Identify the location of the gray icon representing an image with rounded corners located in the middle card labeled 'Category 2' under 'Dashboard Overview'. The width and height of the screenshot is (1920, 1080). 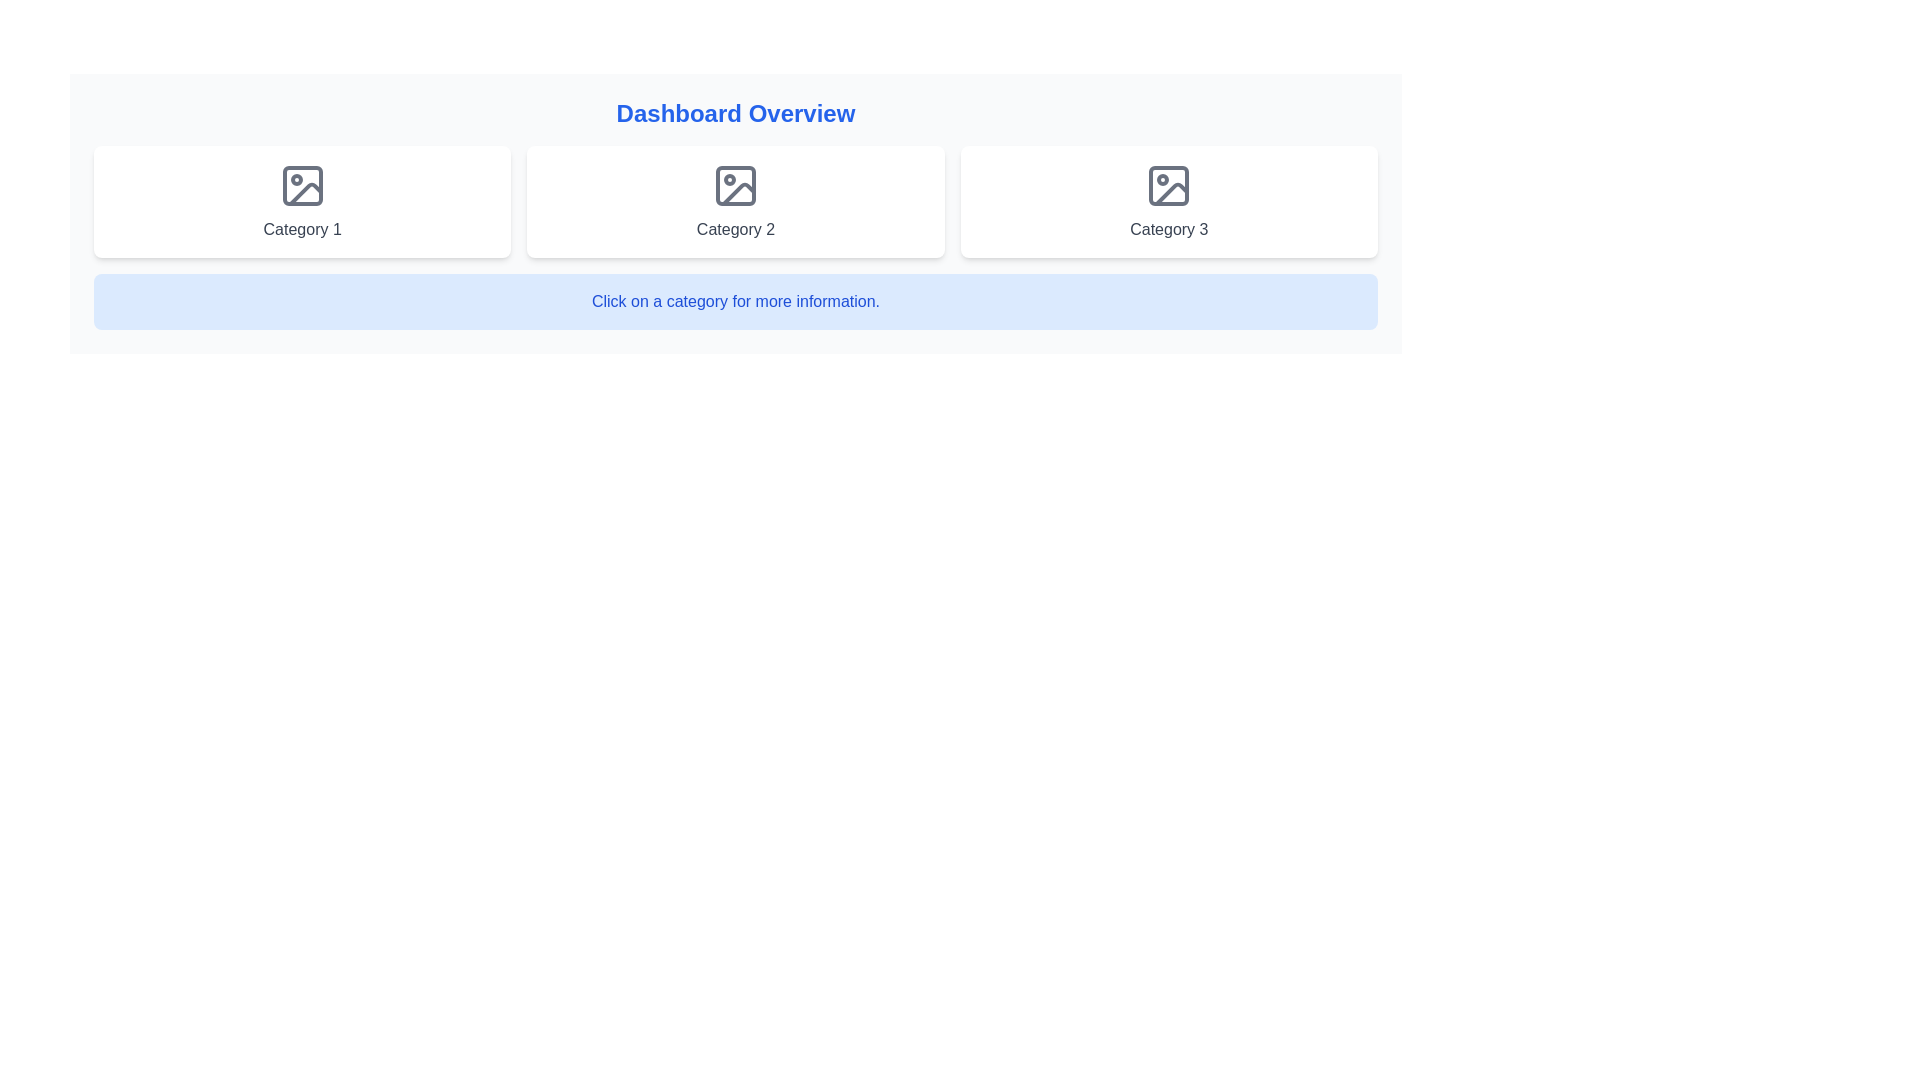
(734, 185).